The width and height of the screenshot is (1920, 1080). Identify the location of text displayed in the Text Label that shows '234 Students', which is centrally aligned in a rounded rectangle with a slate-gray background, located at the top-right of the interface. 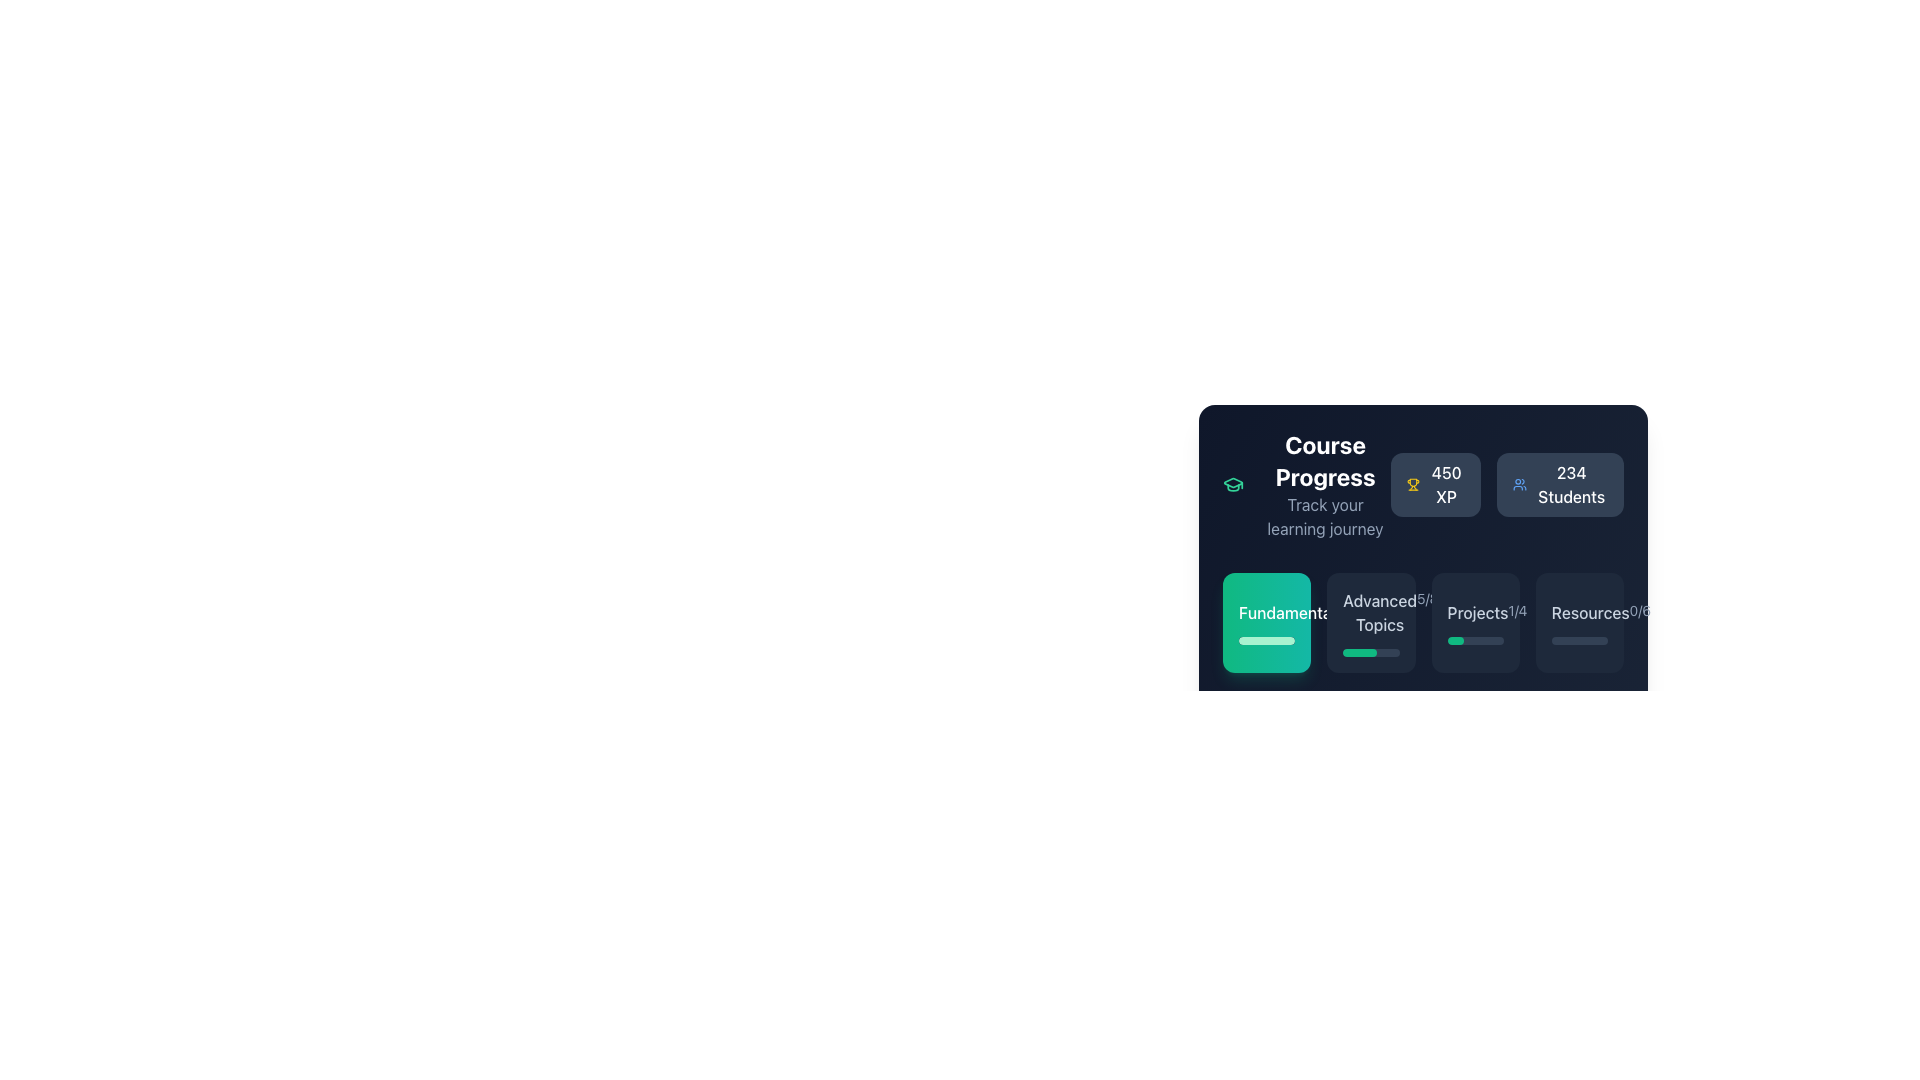
(1570, 485).